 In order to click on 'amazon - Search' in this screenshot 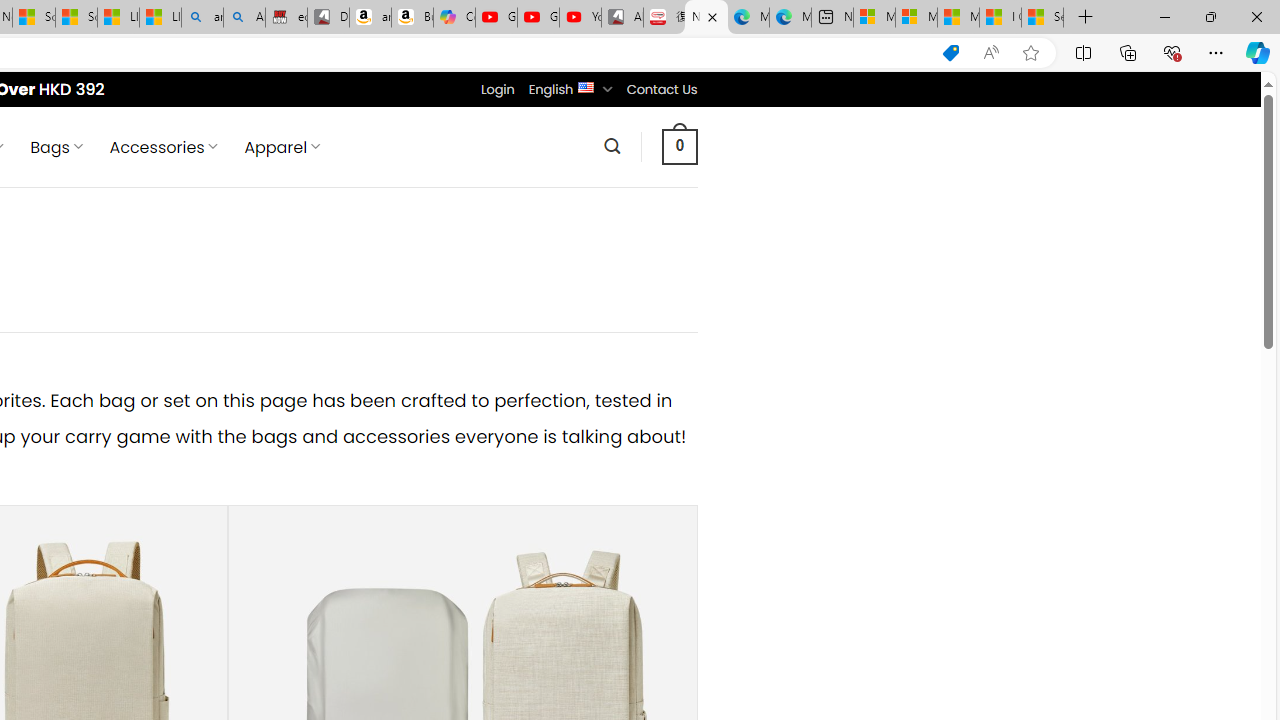, I will do `click(202, 17)`.